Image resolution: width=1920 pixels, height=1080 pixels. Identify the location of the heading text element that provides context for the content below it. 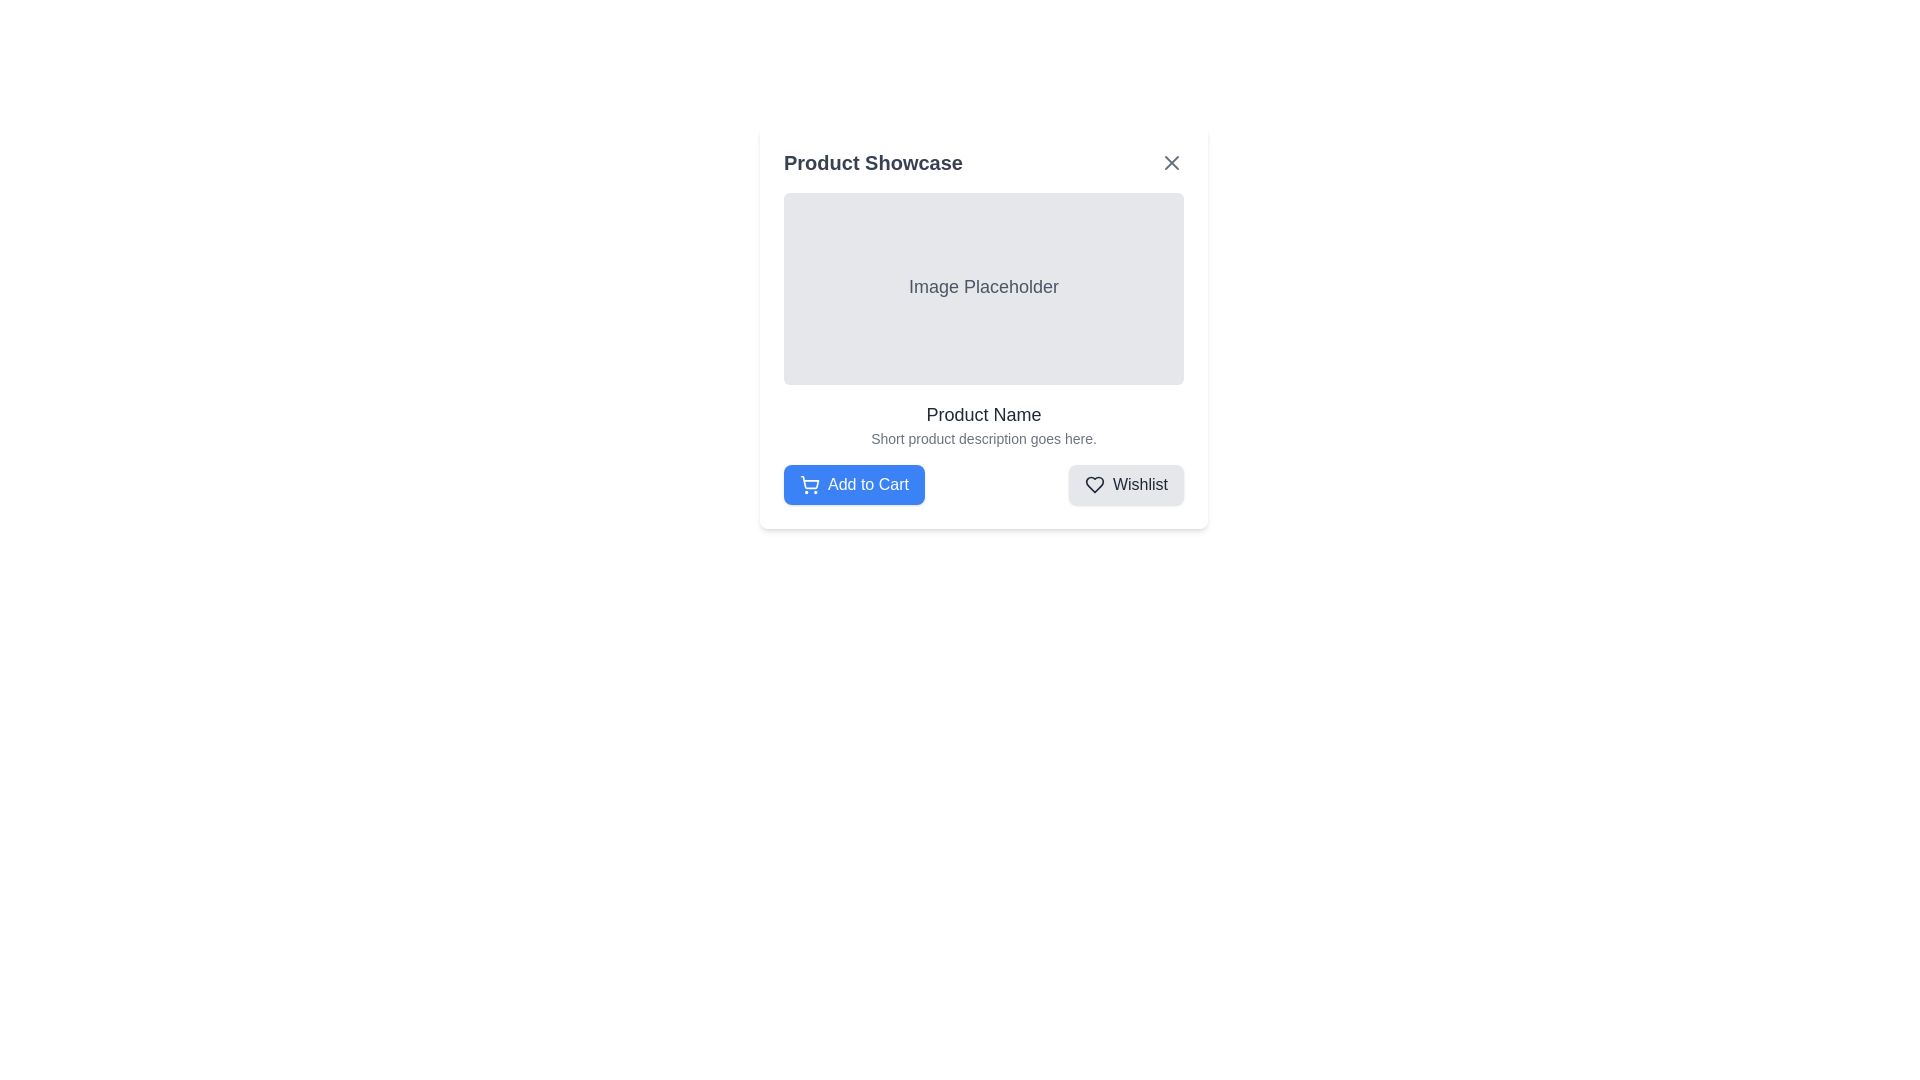
(873, 161).